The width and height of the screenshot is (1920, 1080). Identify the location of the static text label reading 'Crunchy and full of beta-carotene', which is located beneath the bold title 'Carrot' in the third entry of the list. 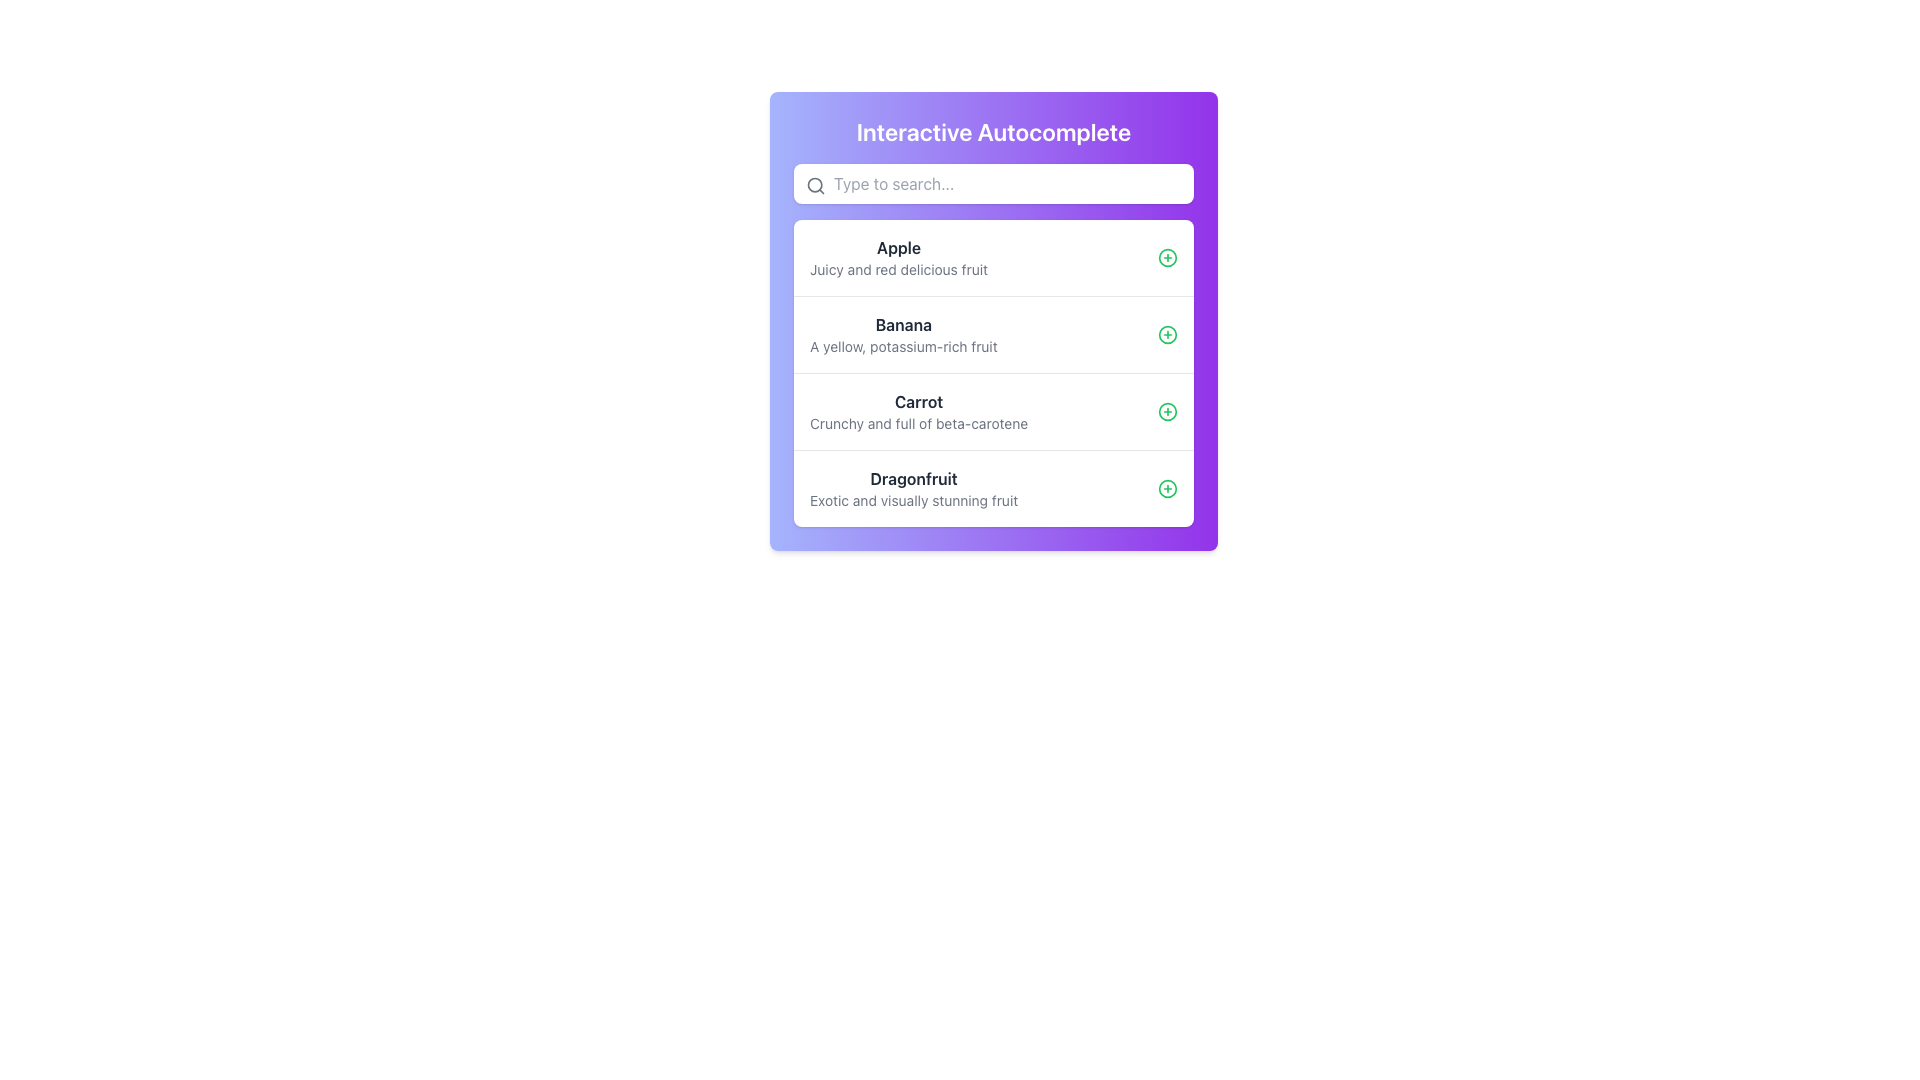
(918, 423).